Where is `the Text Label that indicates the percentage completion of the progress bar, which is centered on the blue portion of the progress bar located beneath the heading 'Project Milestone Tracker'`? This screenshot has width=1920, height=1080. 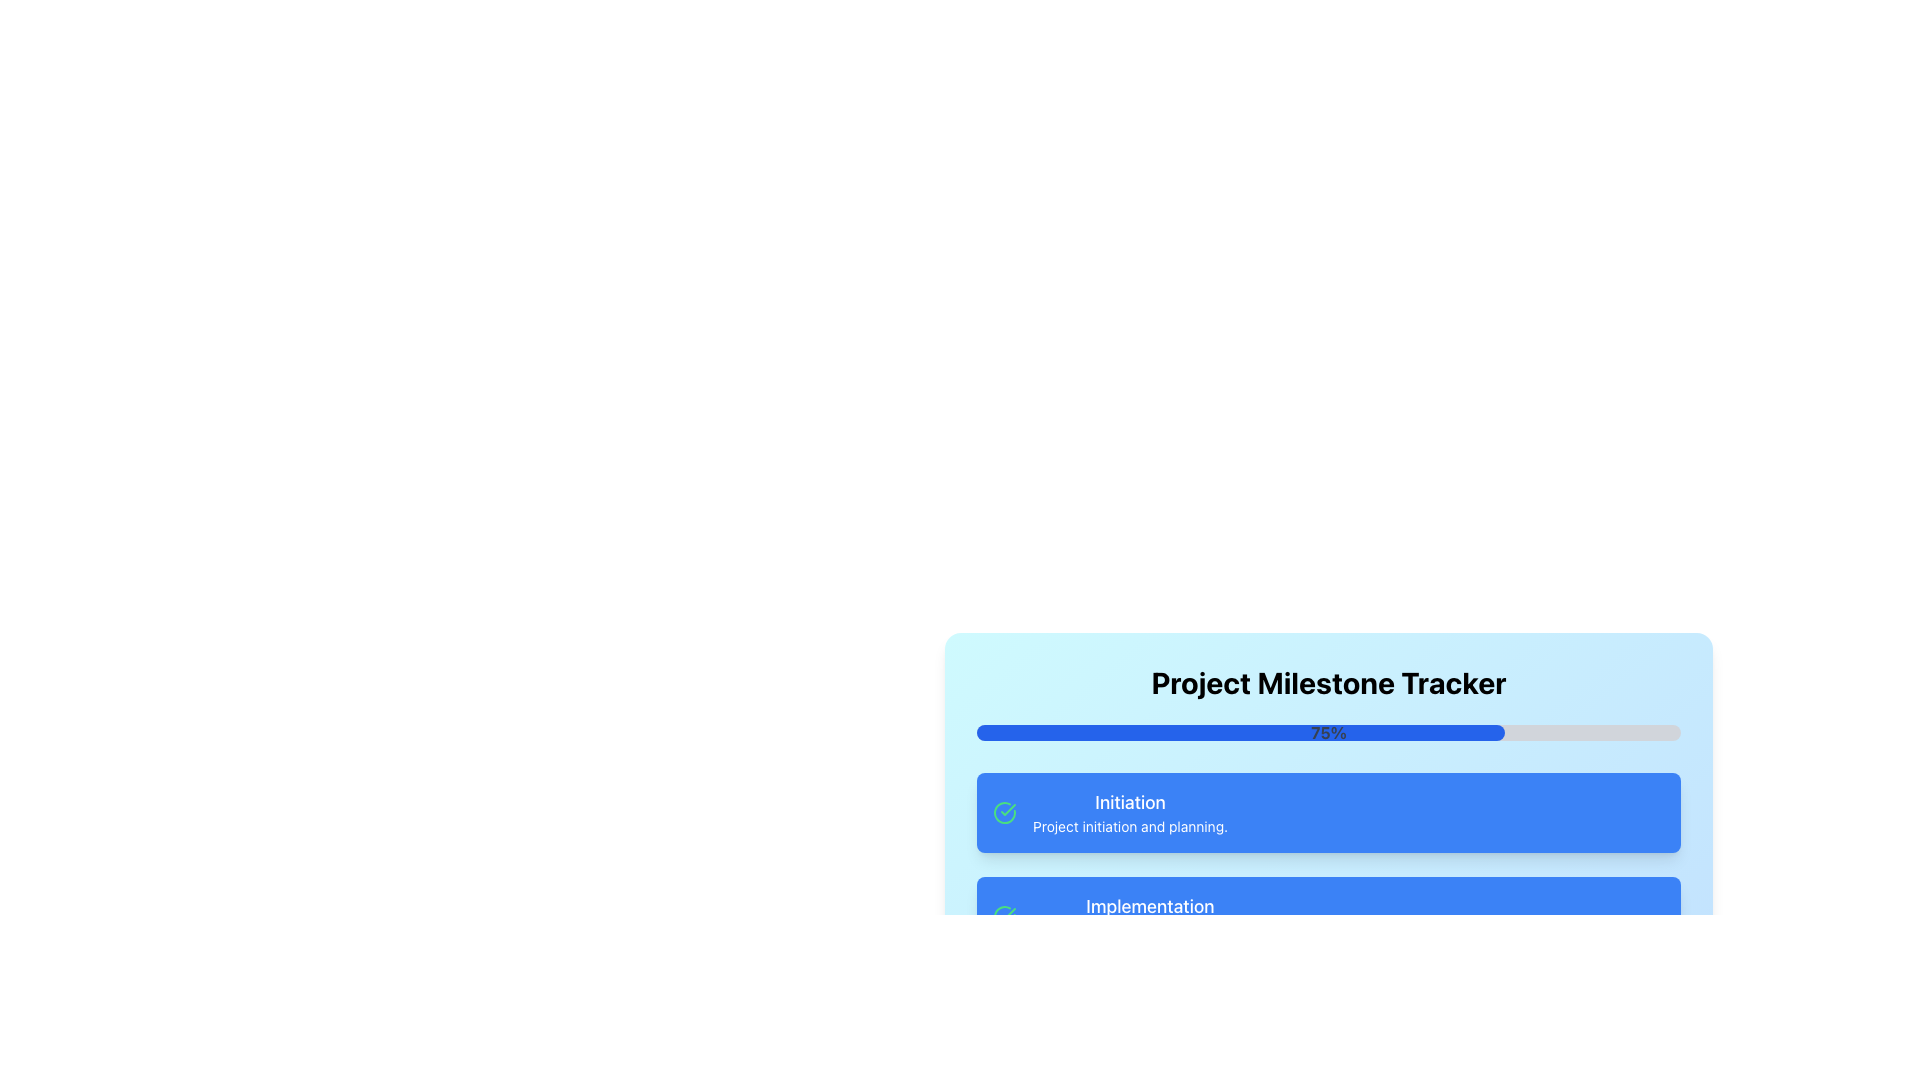 the Text Label that indicates the percentage completion of the progress bar, which is centered on the blue portion of the progress bar located beneath the heading 'Project Milestone Tracker' is located at coordinates (1329, 732).